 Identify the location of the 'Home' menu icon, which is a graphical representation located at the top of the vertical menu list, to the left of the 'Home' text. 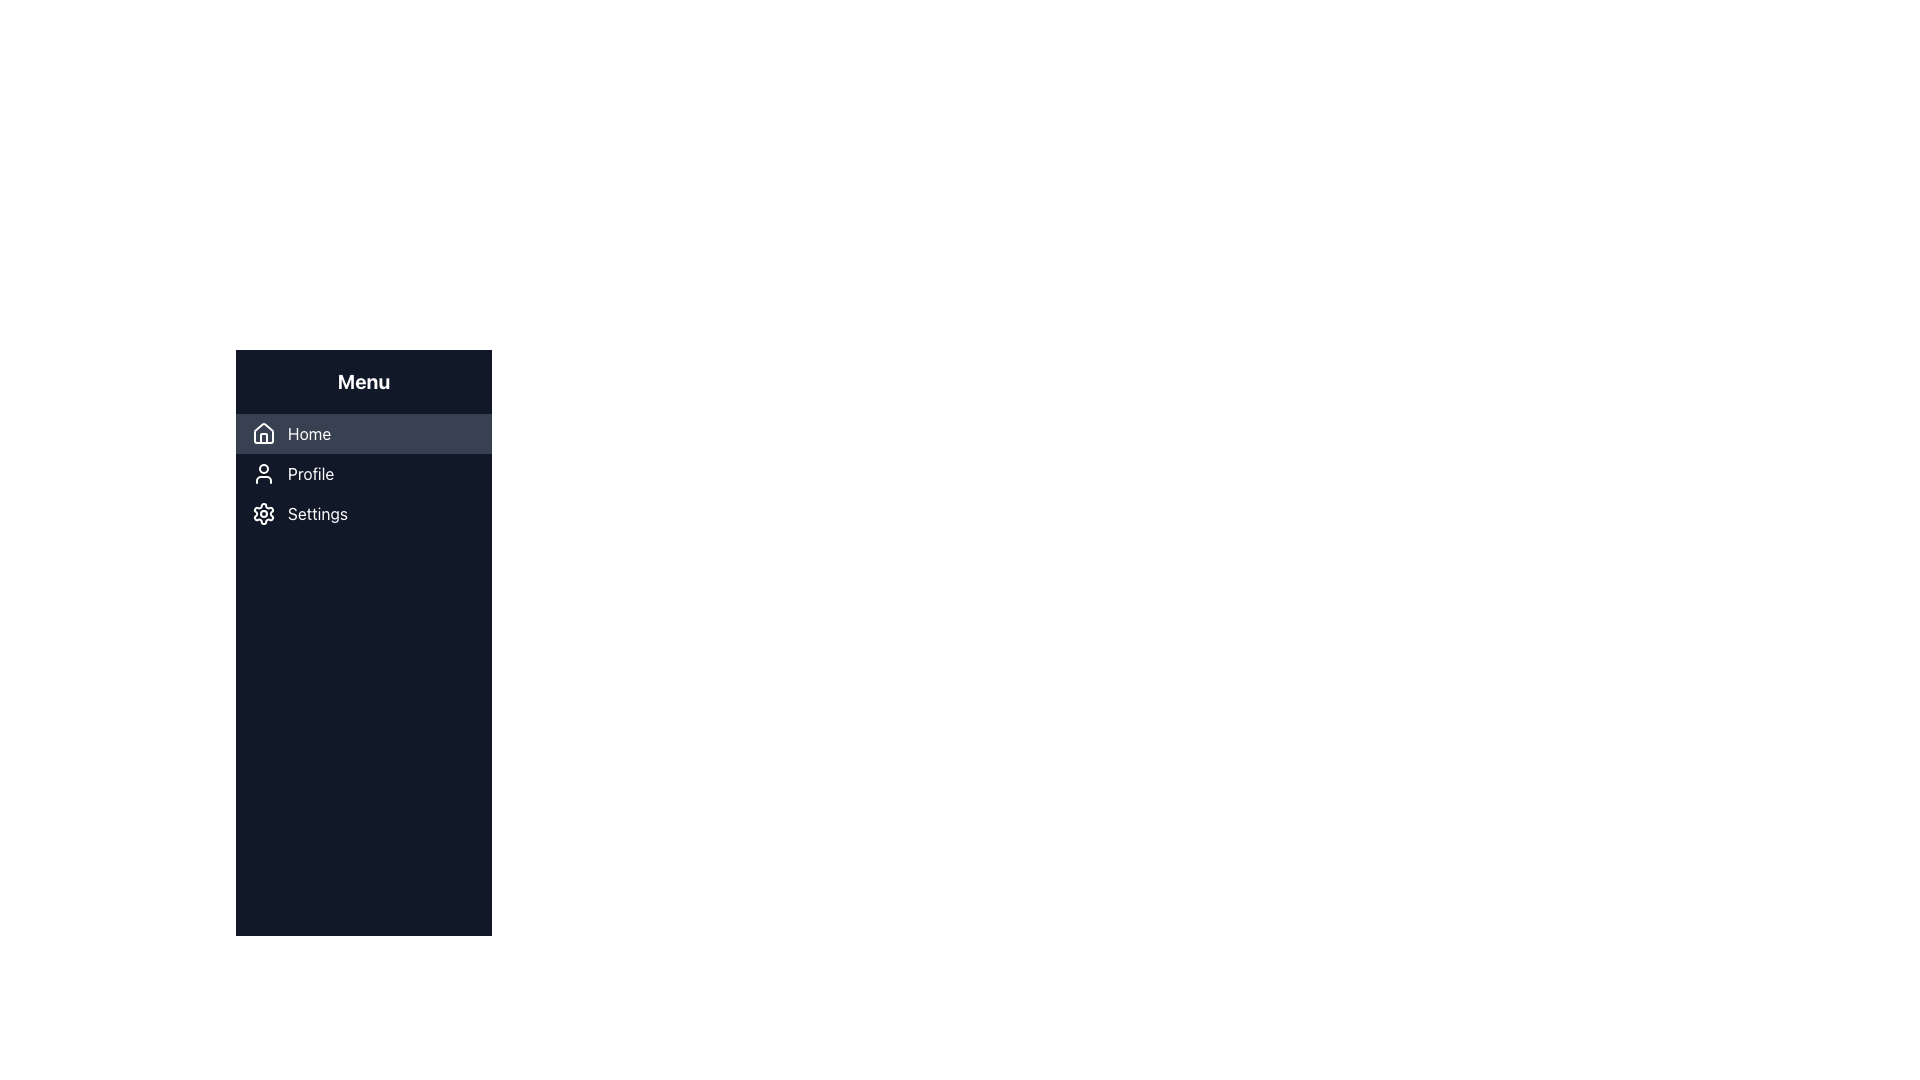
(263, 431).